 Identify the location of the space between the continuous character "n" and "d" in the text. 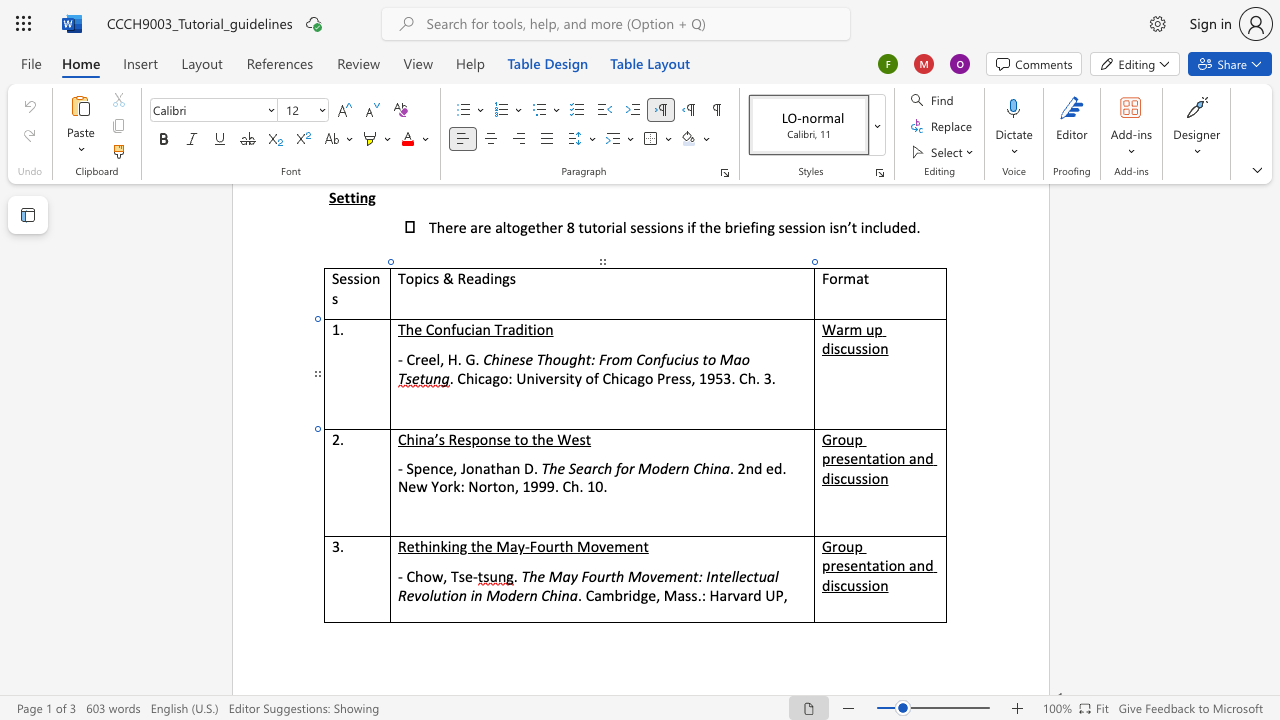
(753, 468).